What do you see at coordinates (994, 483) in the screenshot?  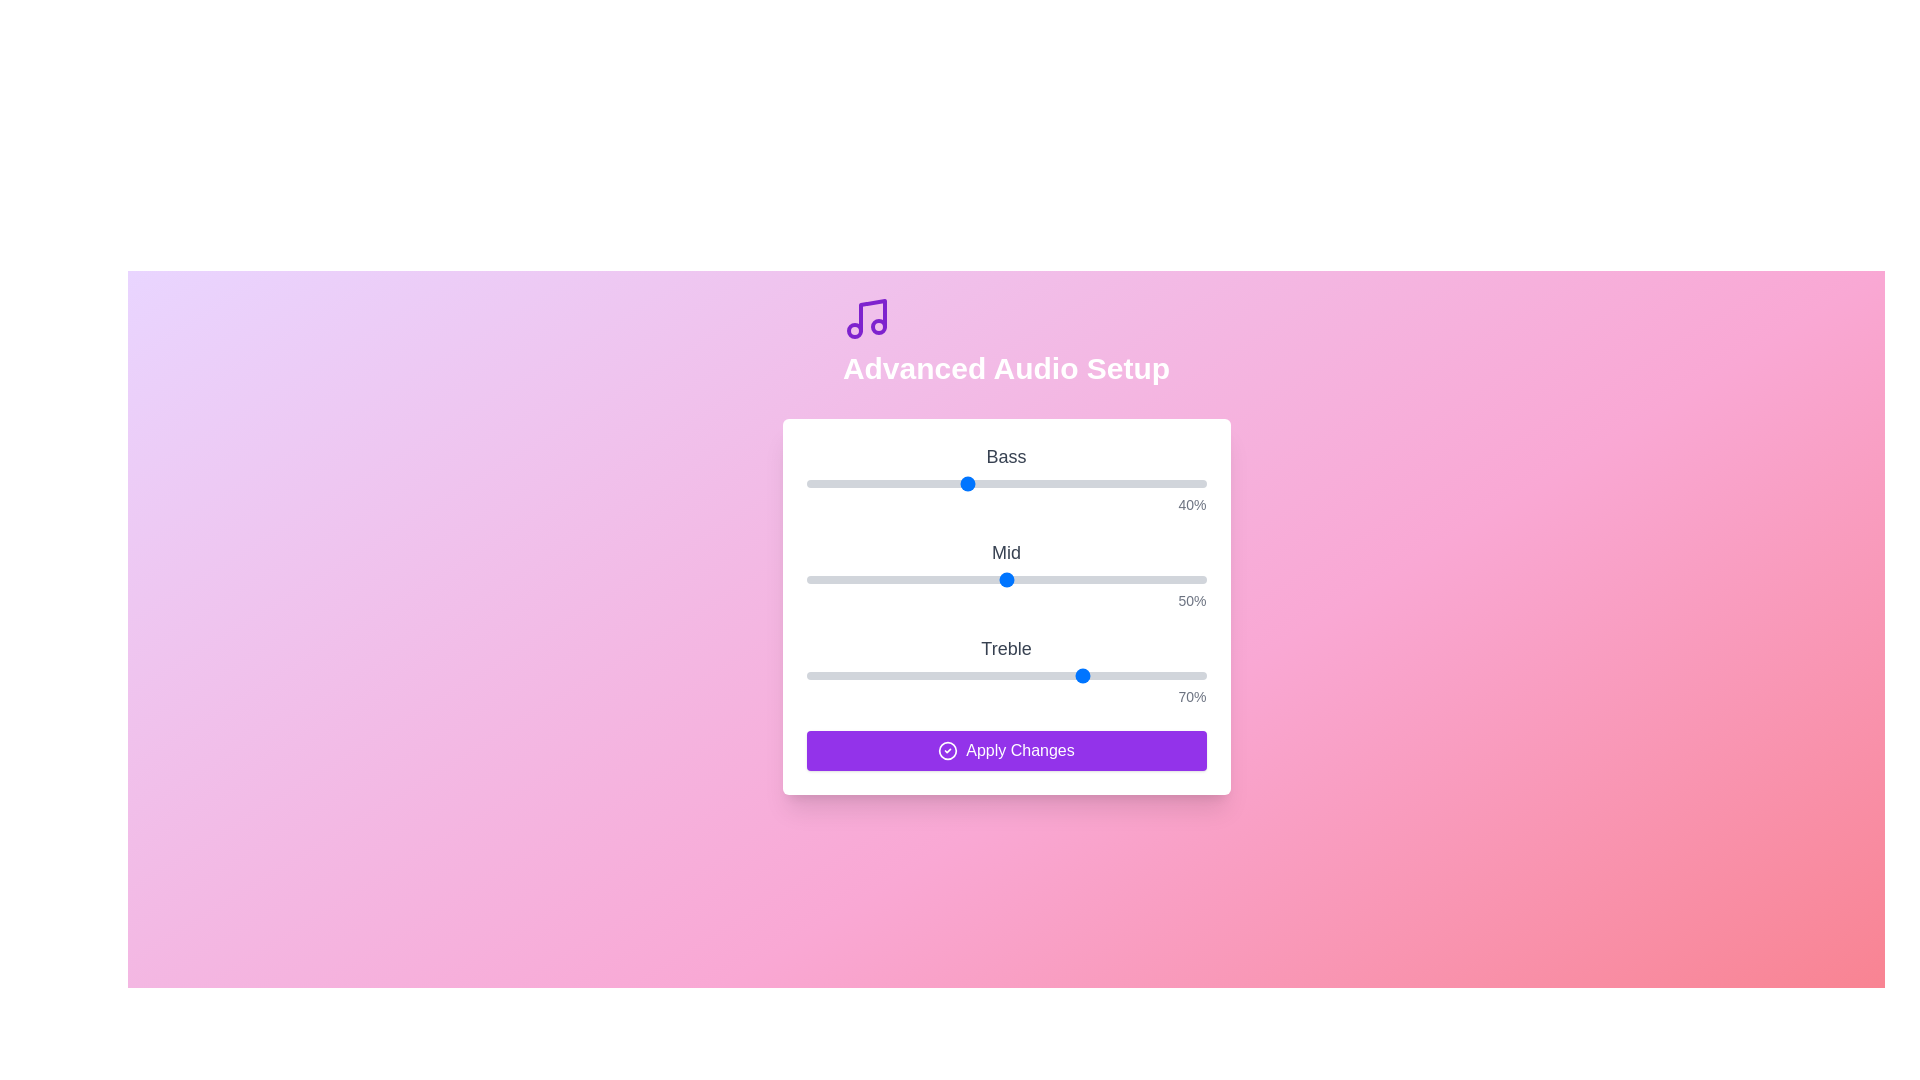 I see `the 0 slider to 47%` at bounding box center [994, 483].